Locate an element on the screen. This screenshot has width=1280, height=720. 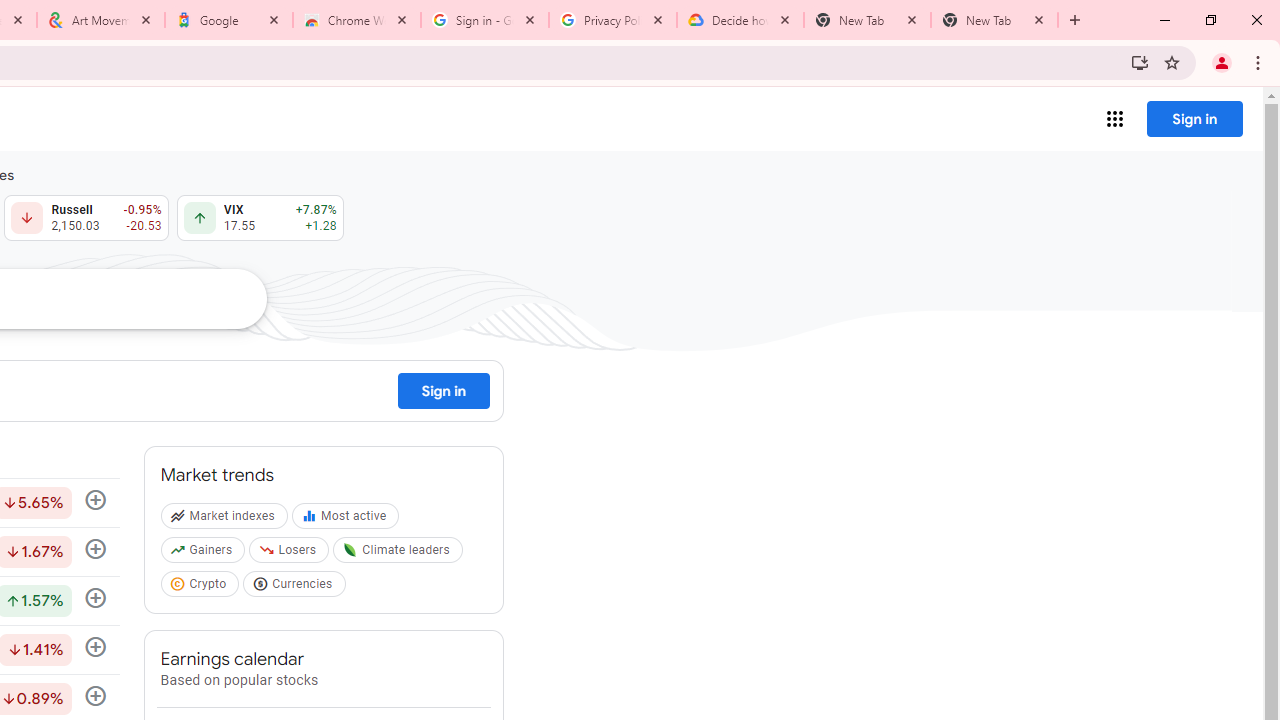
'Chrome Web Store - Color themes by Chrome' is located at coordinates (357, 20).